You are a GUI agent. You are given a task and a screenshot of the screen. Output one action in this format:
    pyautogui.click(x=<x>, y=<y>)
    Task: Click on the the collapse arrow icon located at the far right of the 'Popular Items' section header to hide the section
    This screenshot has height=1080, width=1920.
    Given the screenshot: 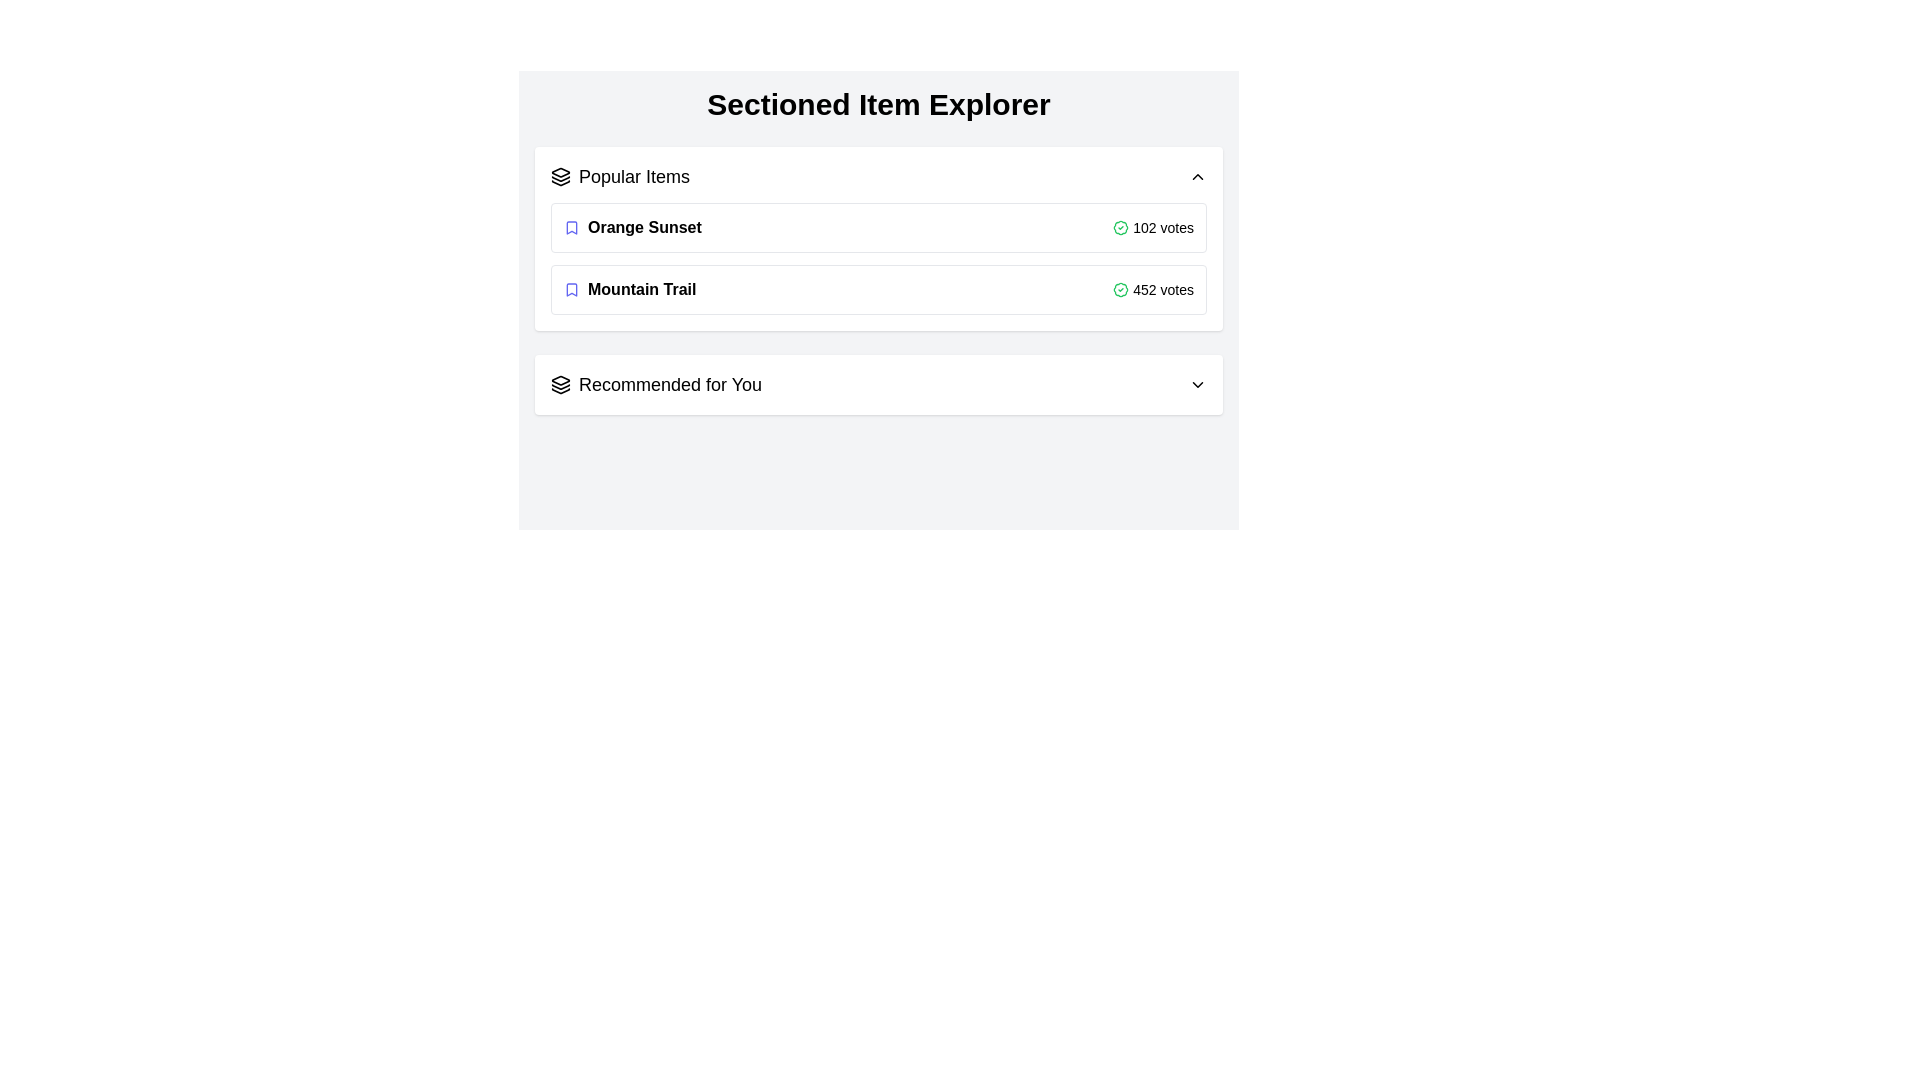 What is the action you would take?
    pyautogui.click(x=1198, y=176)
    